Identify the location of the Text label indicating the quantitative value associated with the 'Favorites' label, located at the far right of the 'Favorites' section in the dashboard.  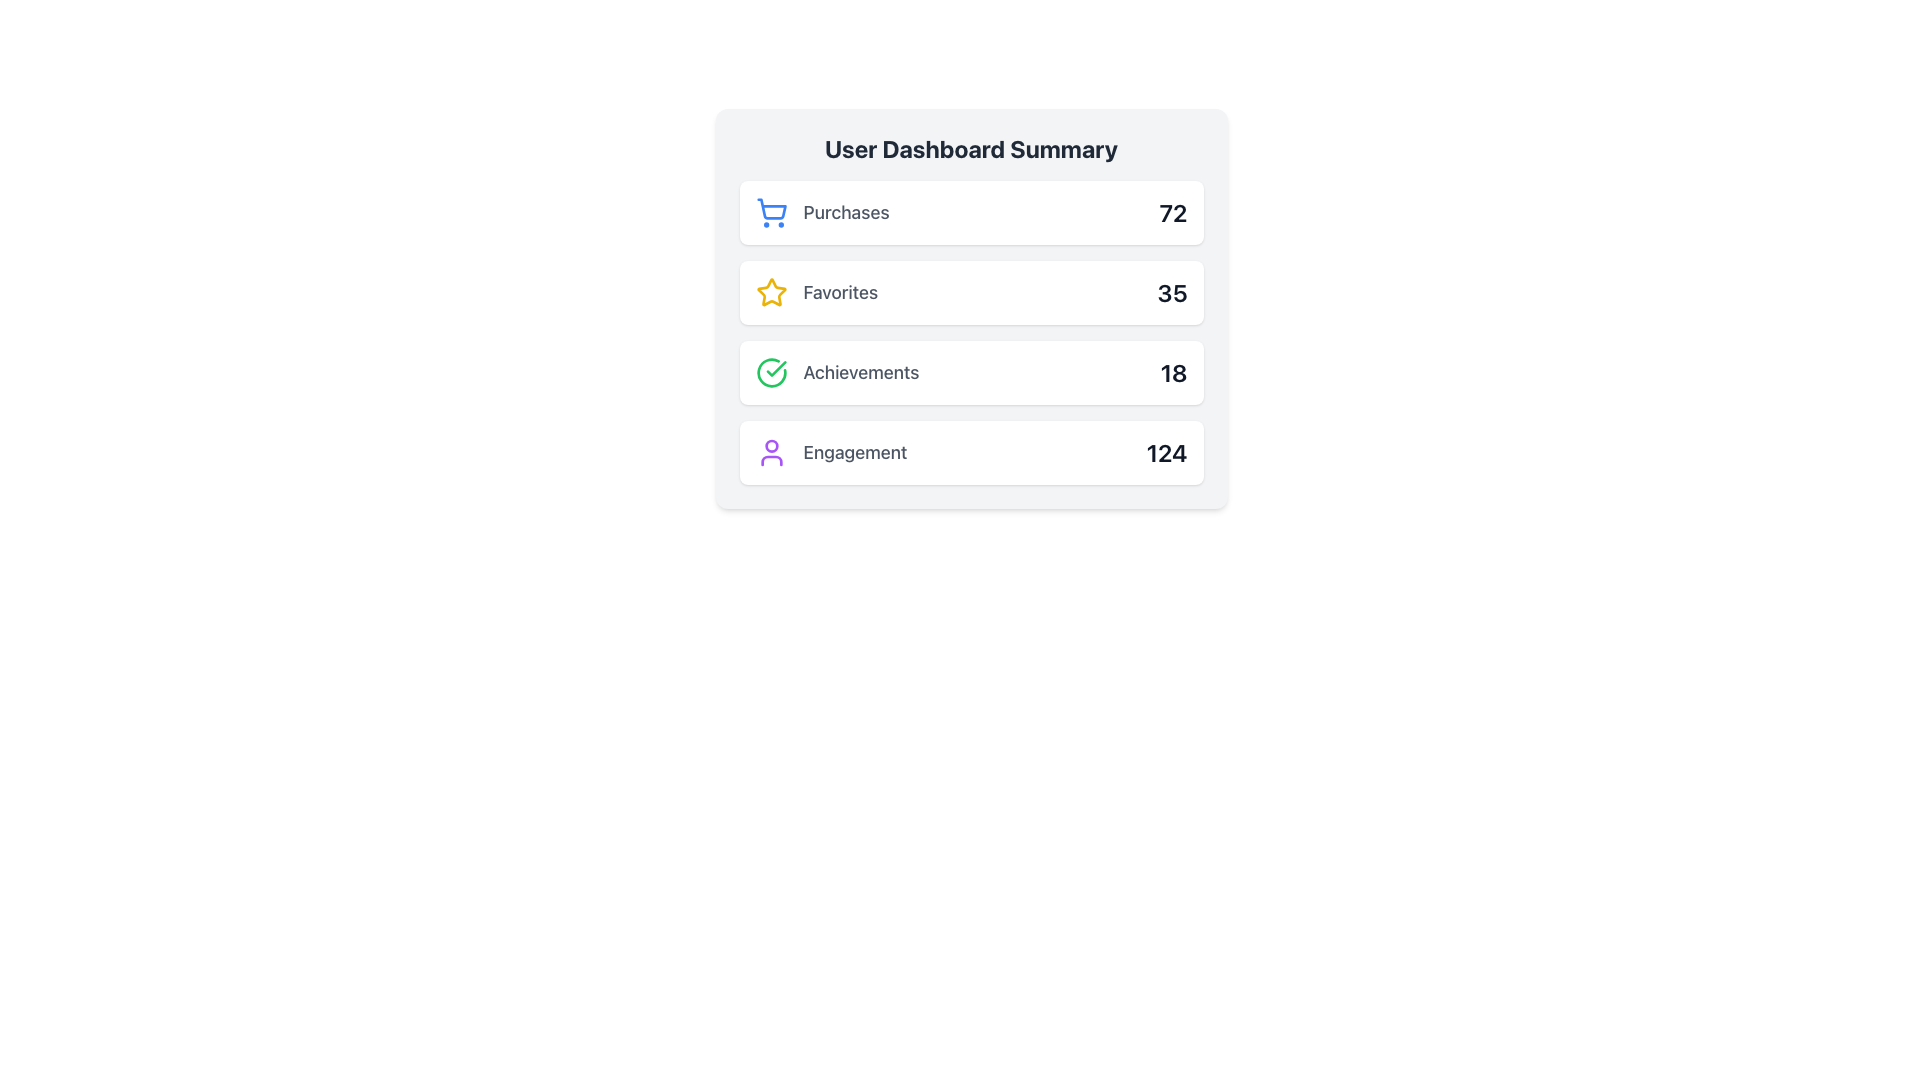
(1172, 293).